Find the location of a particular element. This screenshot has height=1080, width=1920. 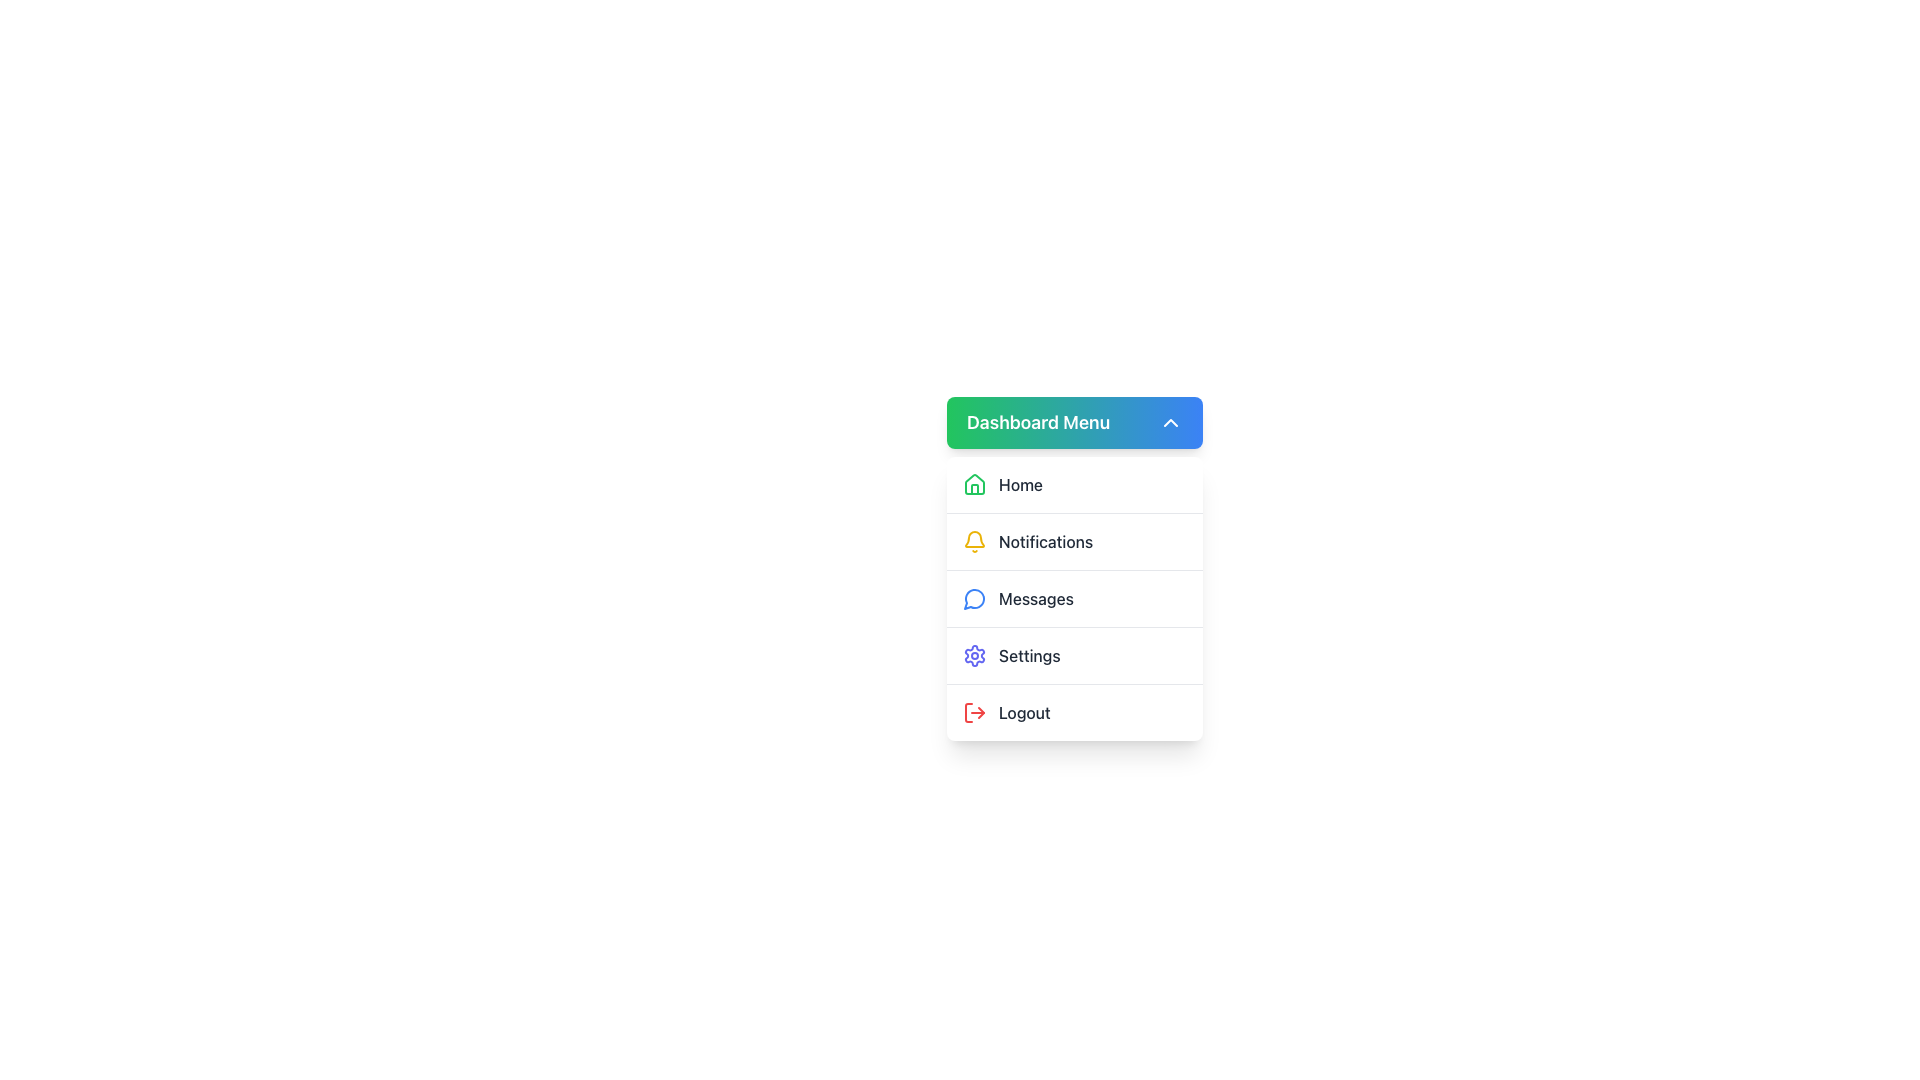

the text label indicating the logout functionality in the dropdown menu, located to the right of the red logout icon is located at coordinates (1024, 712).